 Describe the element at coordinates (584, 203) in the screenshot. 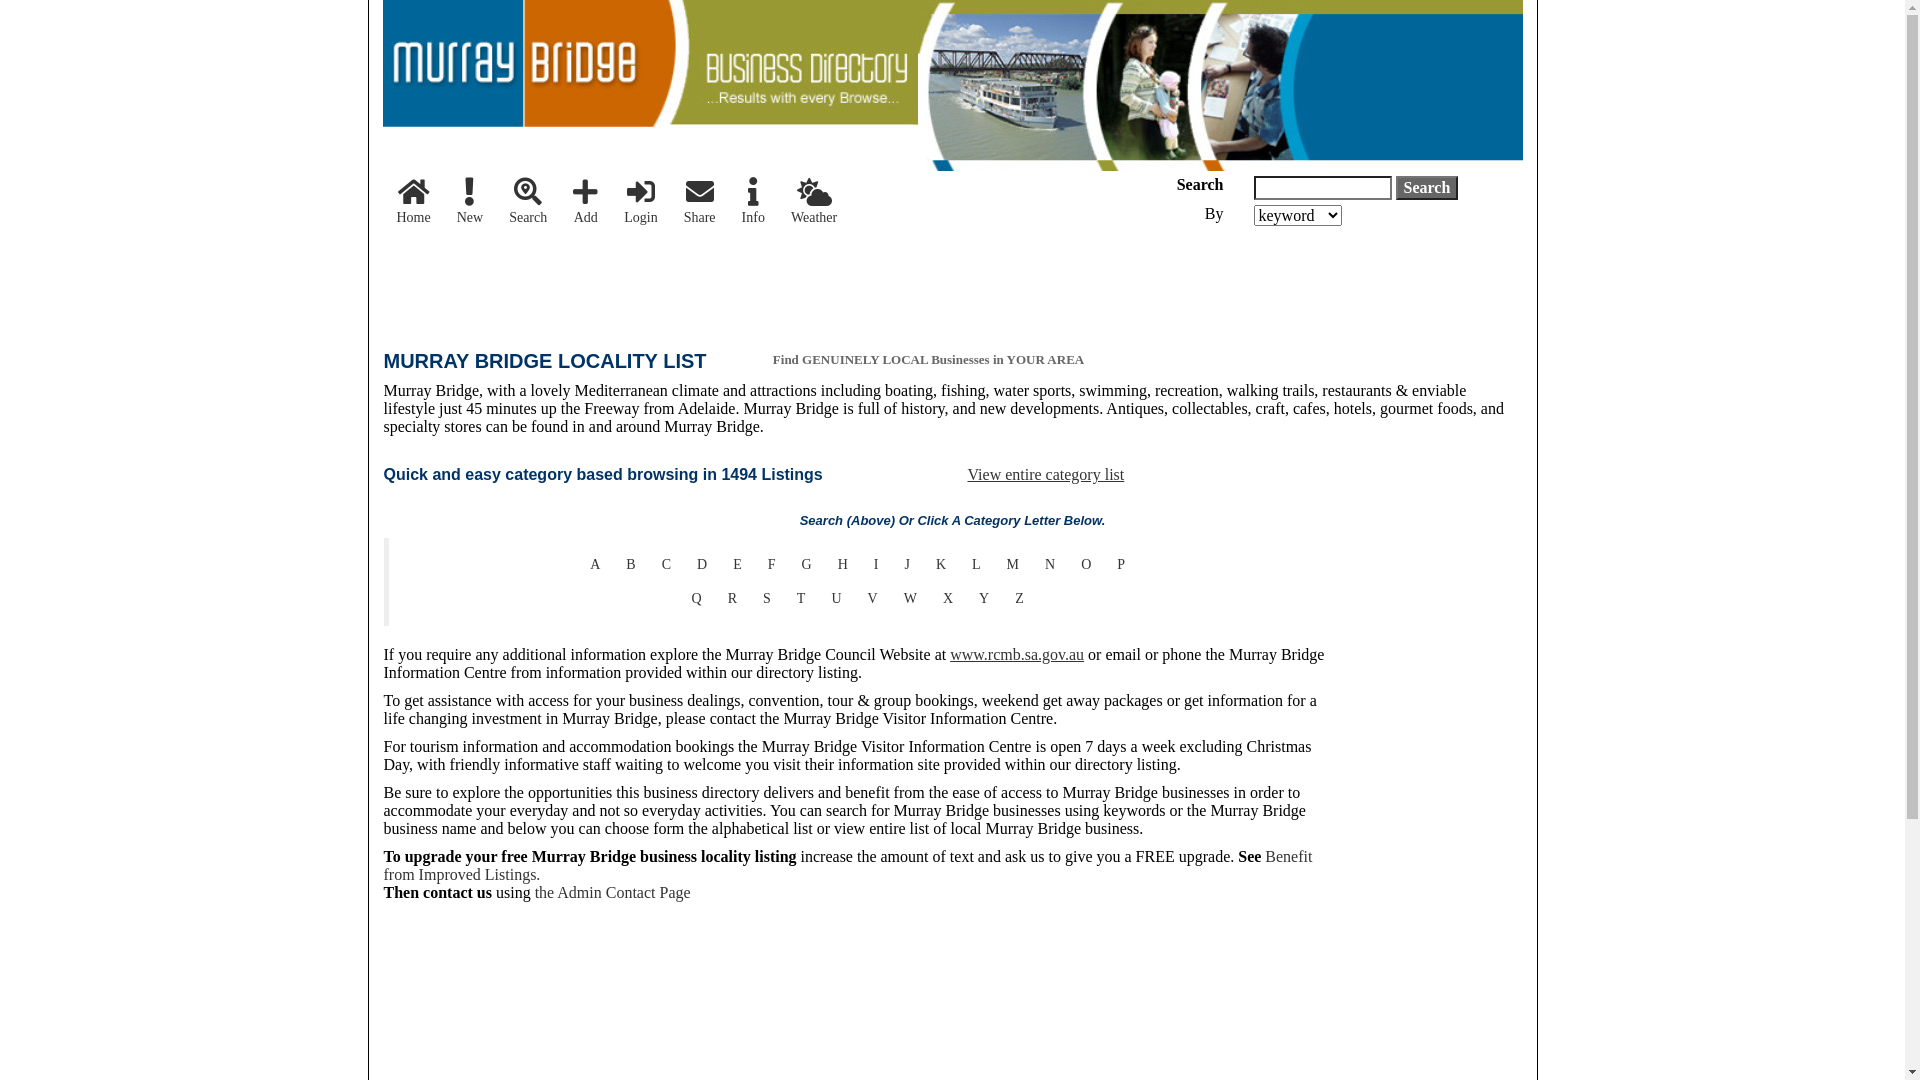

I see `'Add'` at that location.